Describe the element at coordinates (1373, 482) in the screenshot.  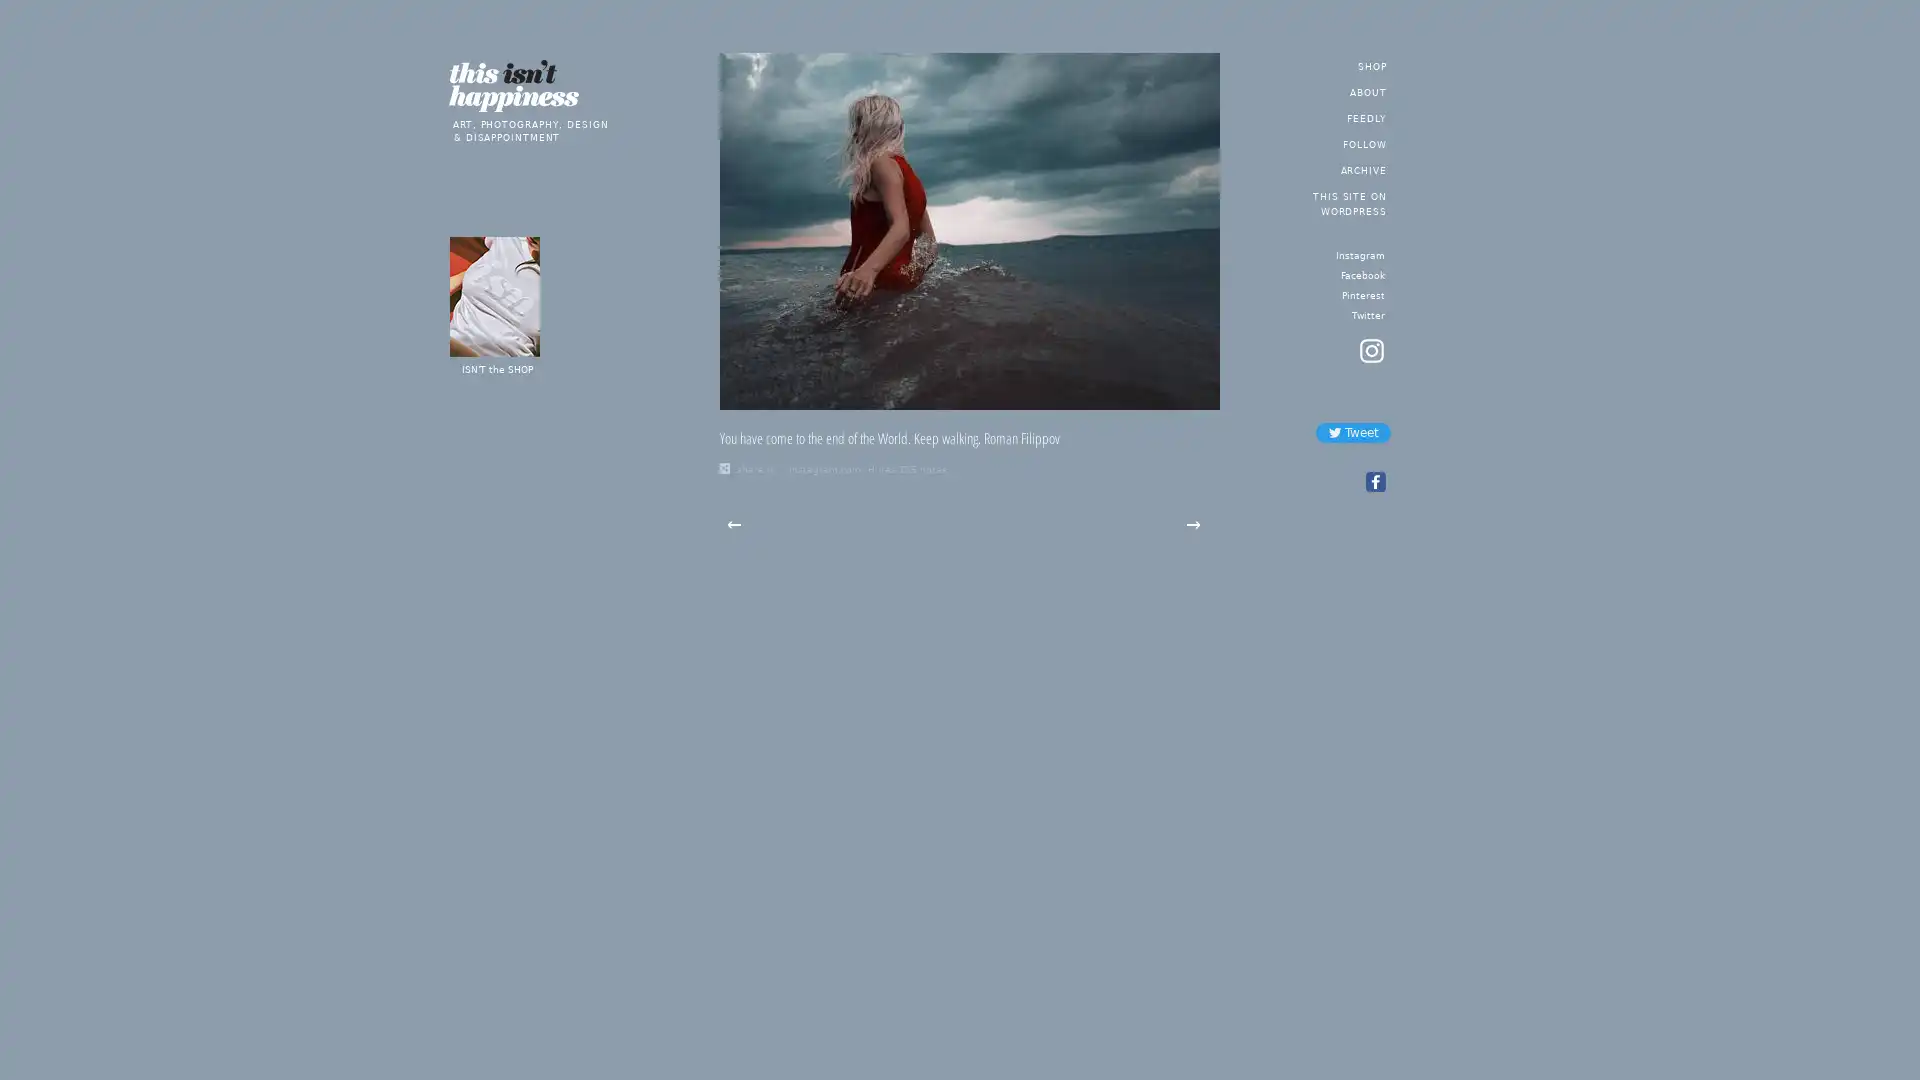
I see `Share to Facebook` at that location.